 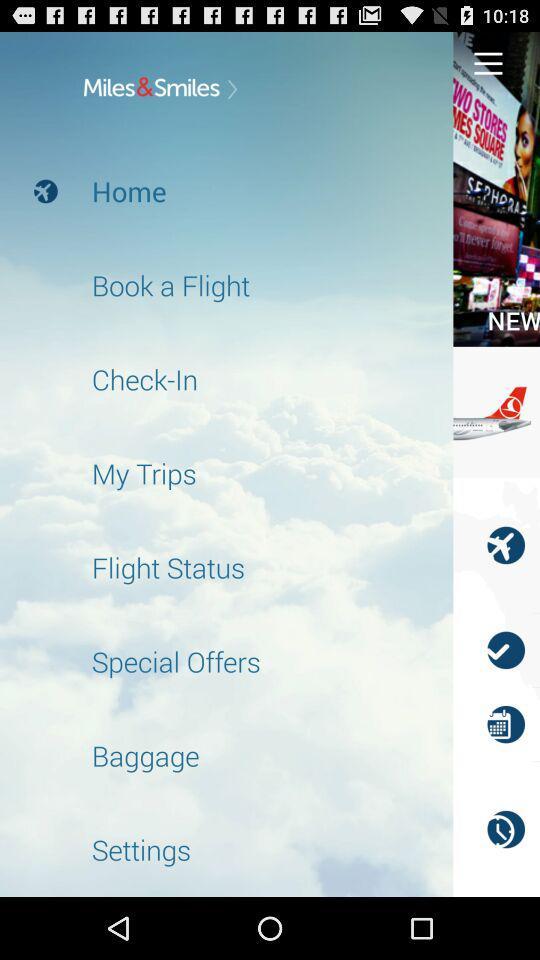 I want to click on menu, so click(x=487, y=62).